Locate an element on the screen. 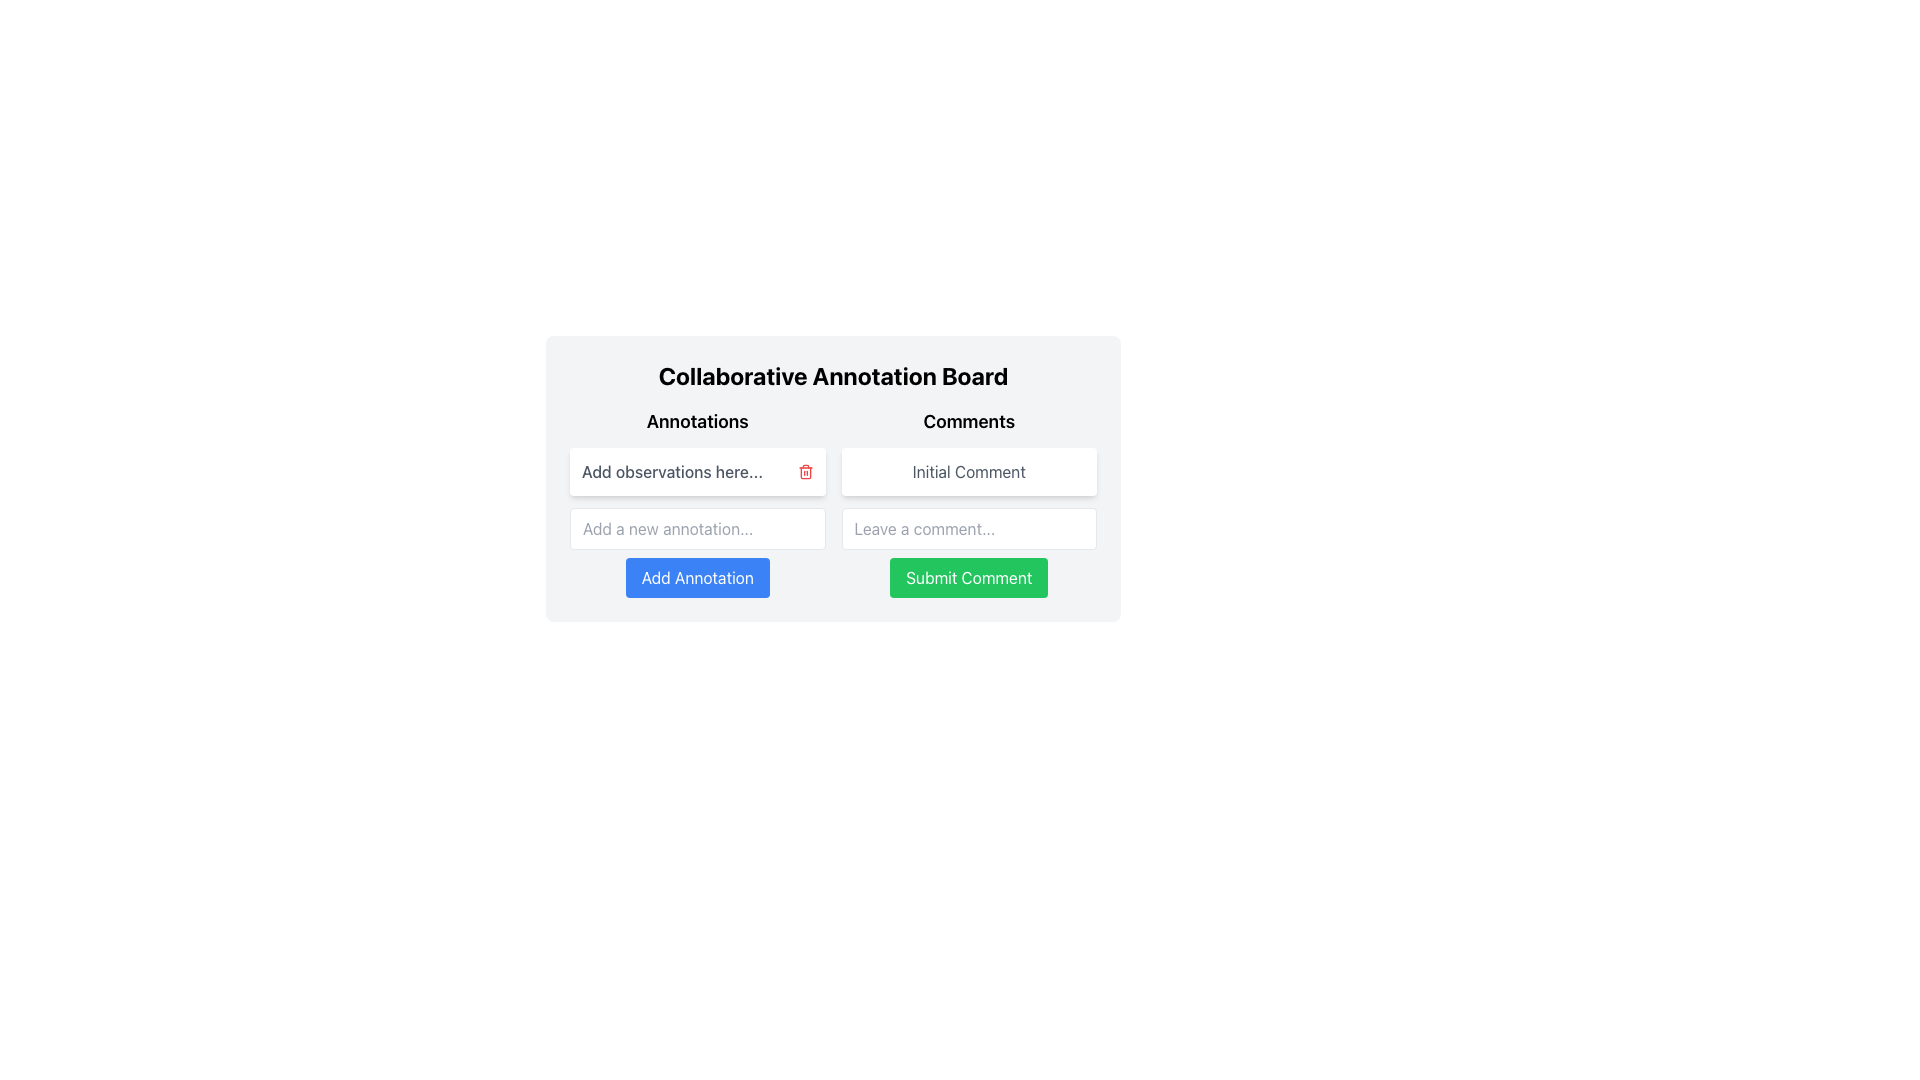 The width and height of the screenshot is (1920, 1080). the submit button located directly below the 'Leave a comment...' input field in the 'Comments' section is located at coordinates (969, 552).